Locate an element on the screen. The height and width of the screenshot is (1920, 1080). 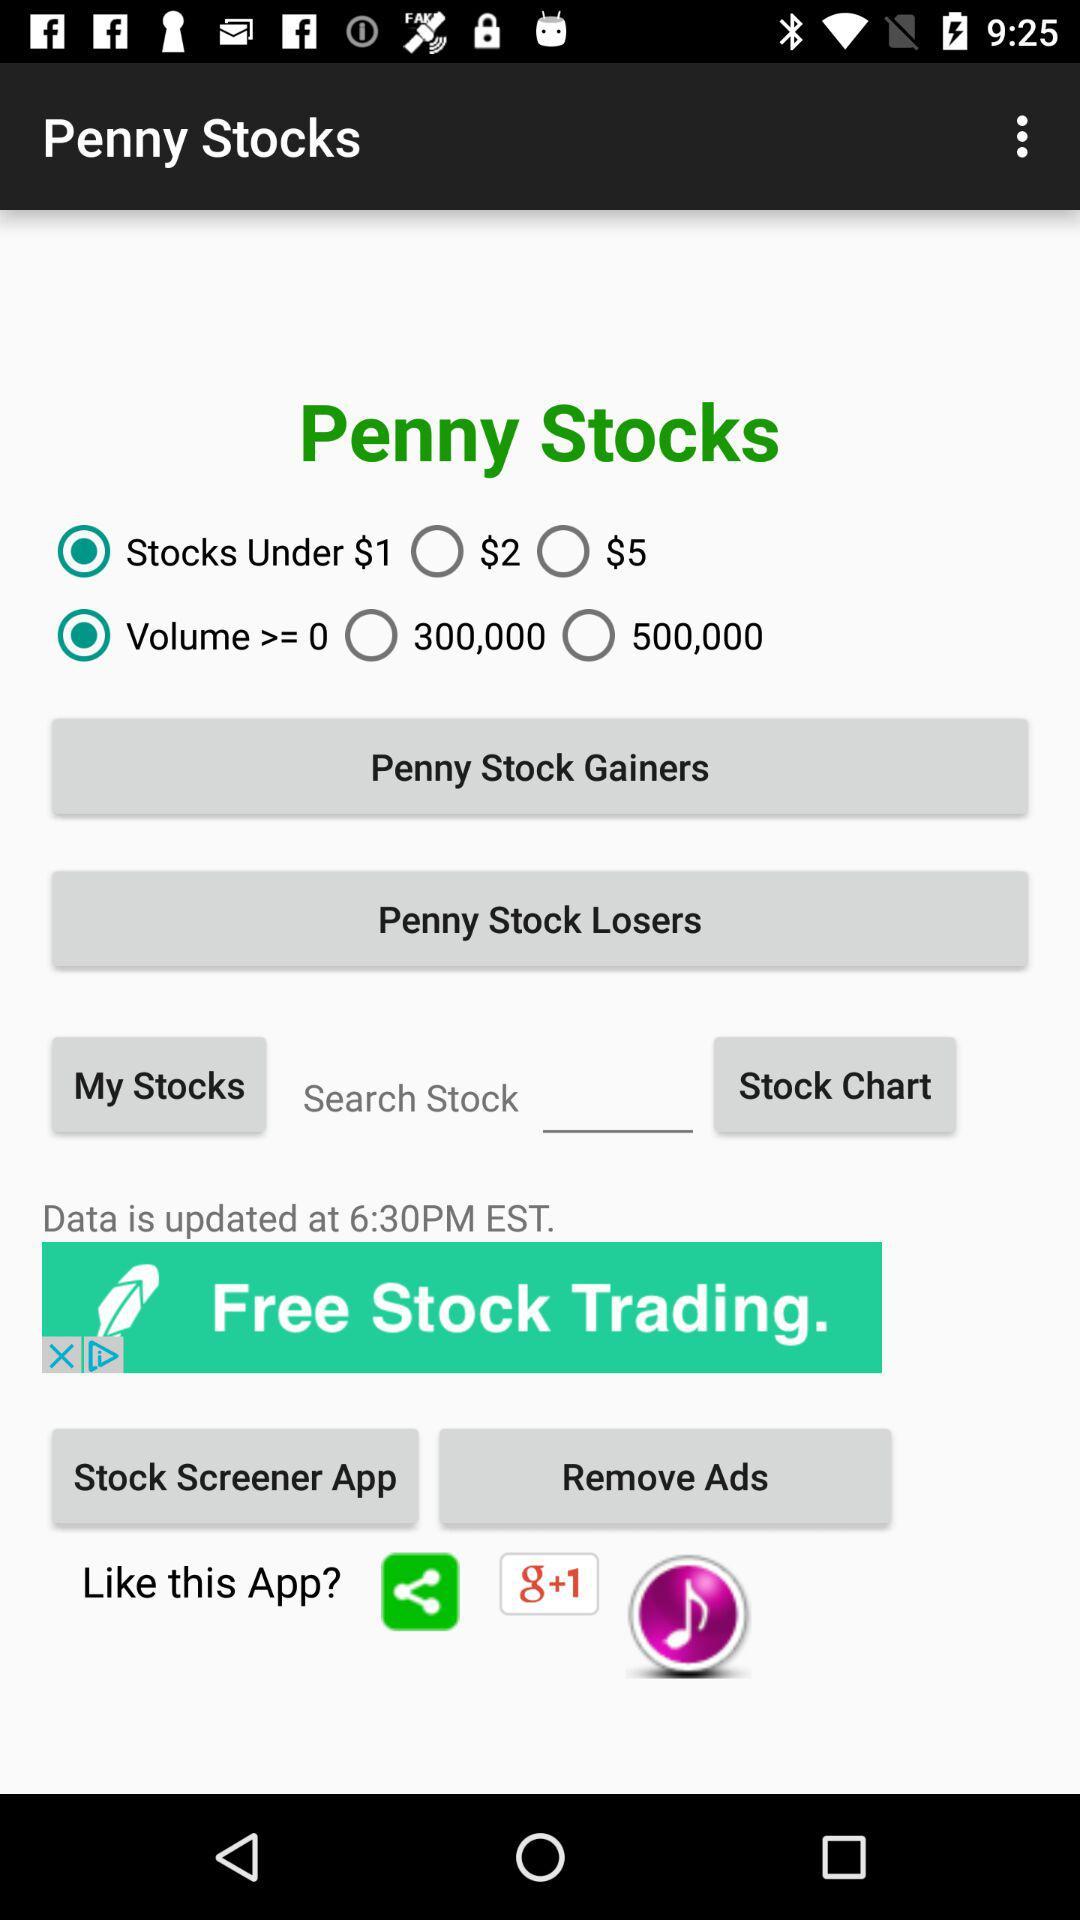
stock search query is located at coordinates (616, 1092).